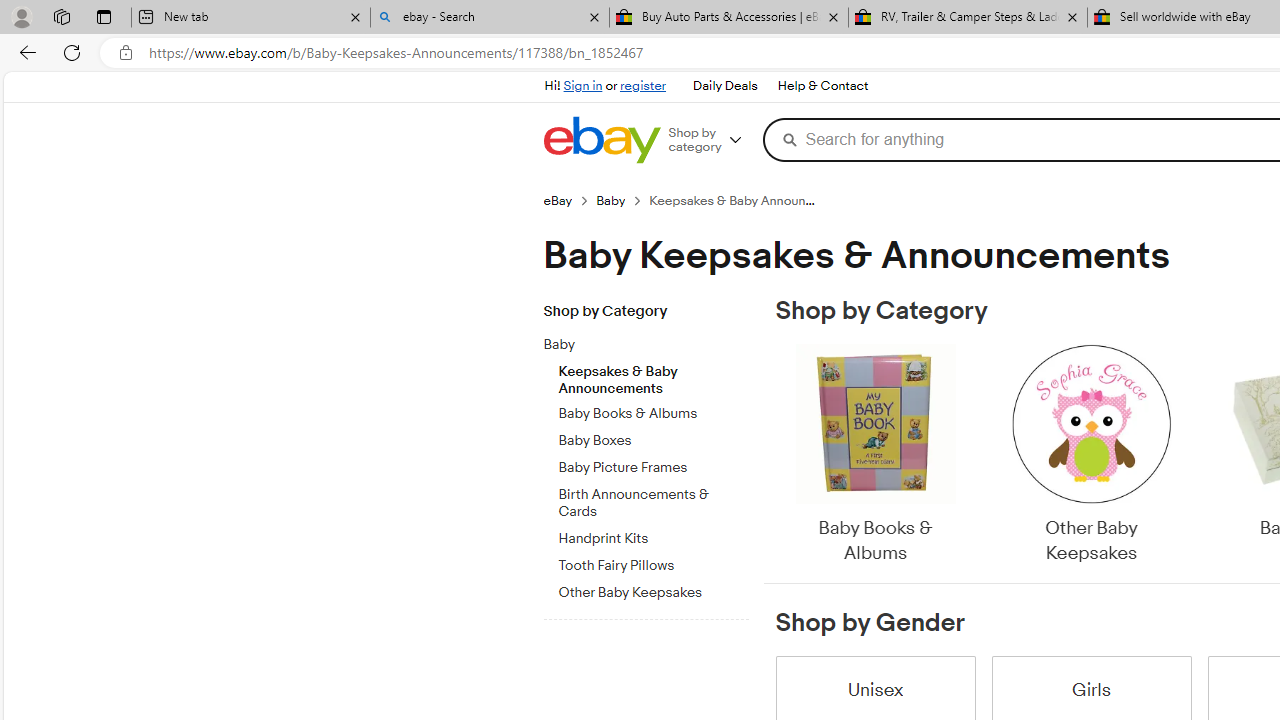 This screenshot has width=1280, height=720. What do you see at coordinates (653, 538) in the screenshot?
I see `'Handprint Kits'` at bounding box center [653, 538].